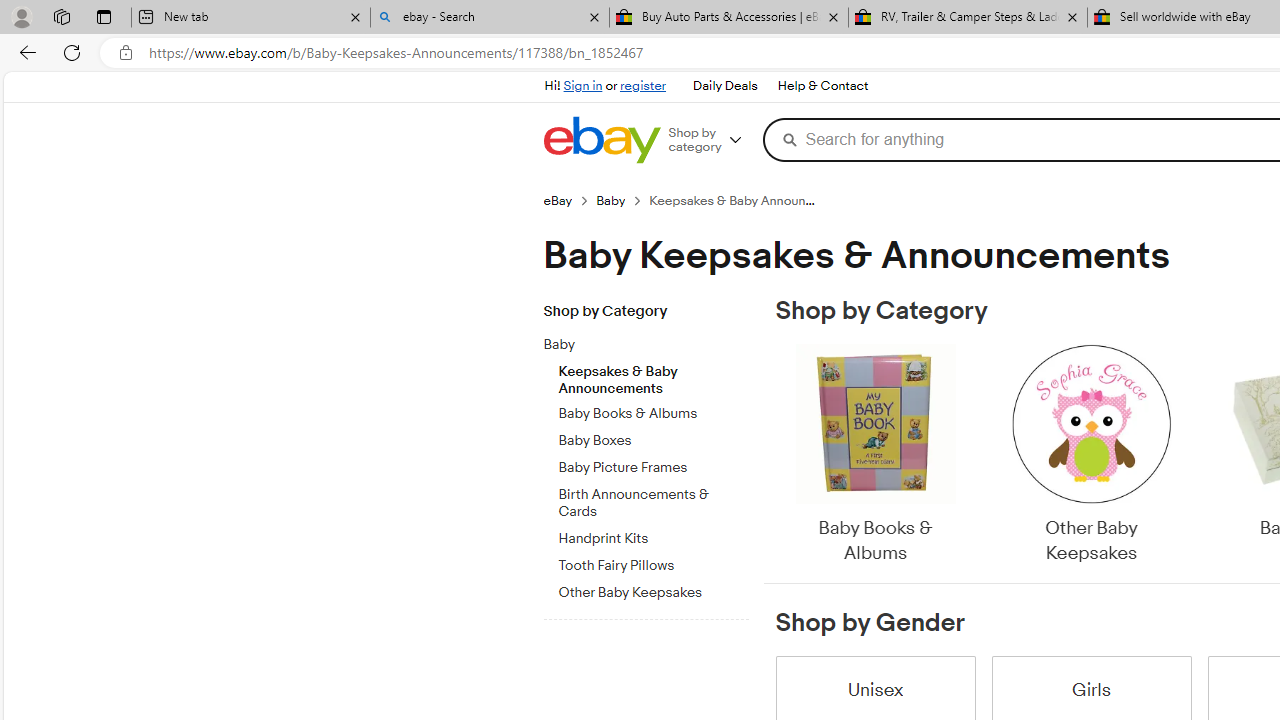 This screenshot has width=1280, height=720. What do you see at coordinates (653, 538) in the screenshot?
I see `'Handprint Kits'` at bounding box center [653, 538].